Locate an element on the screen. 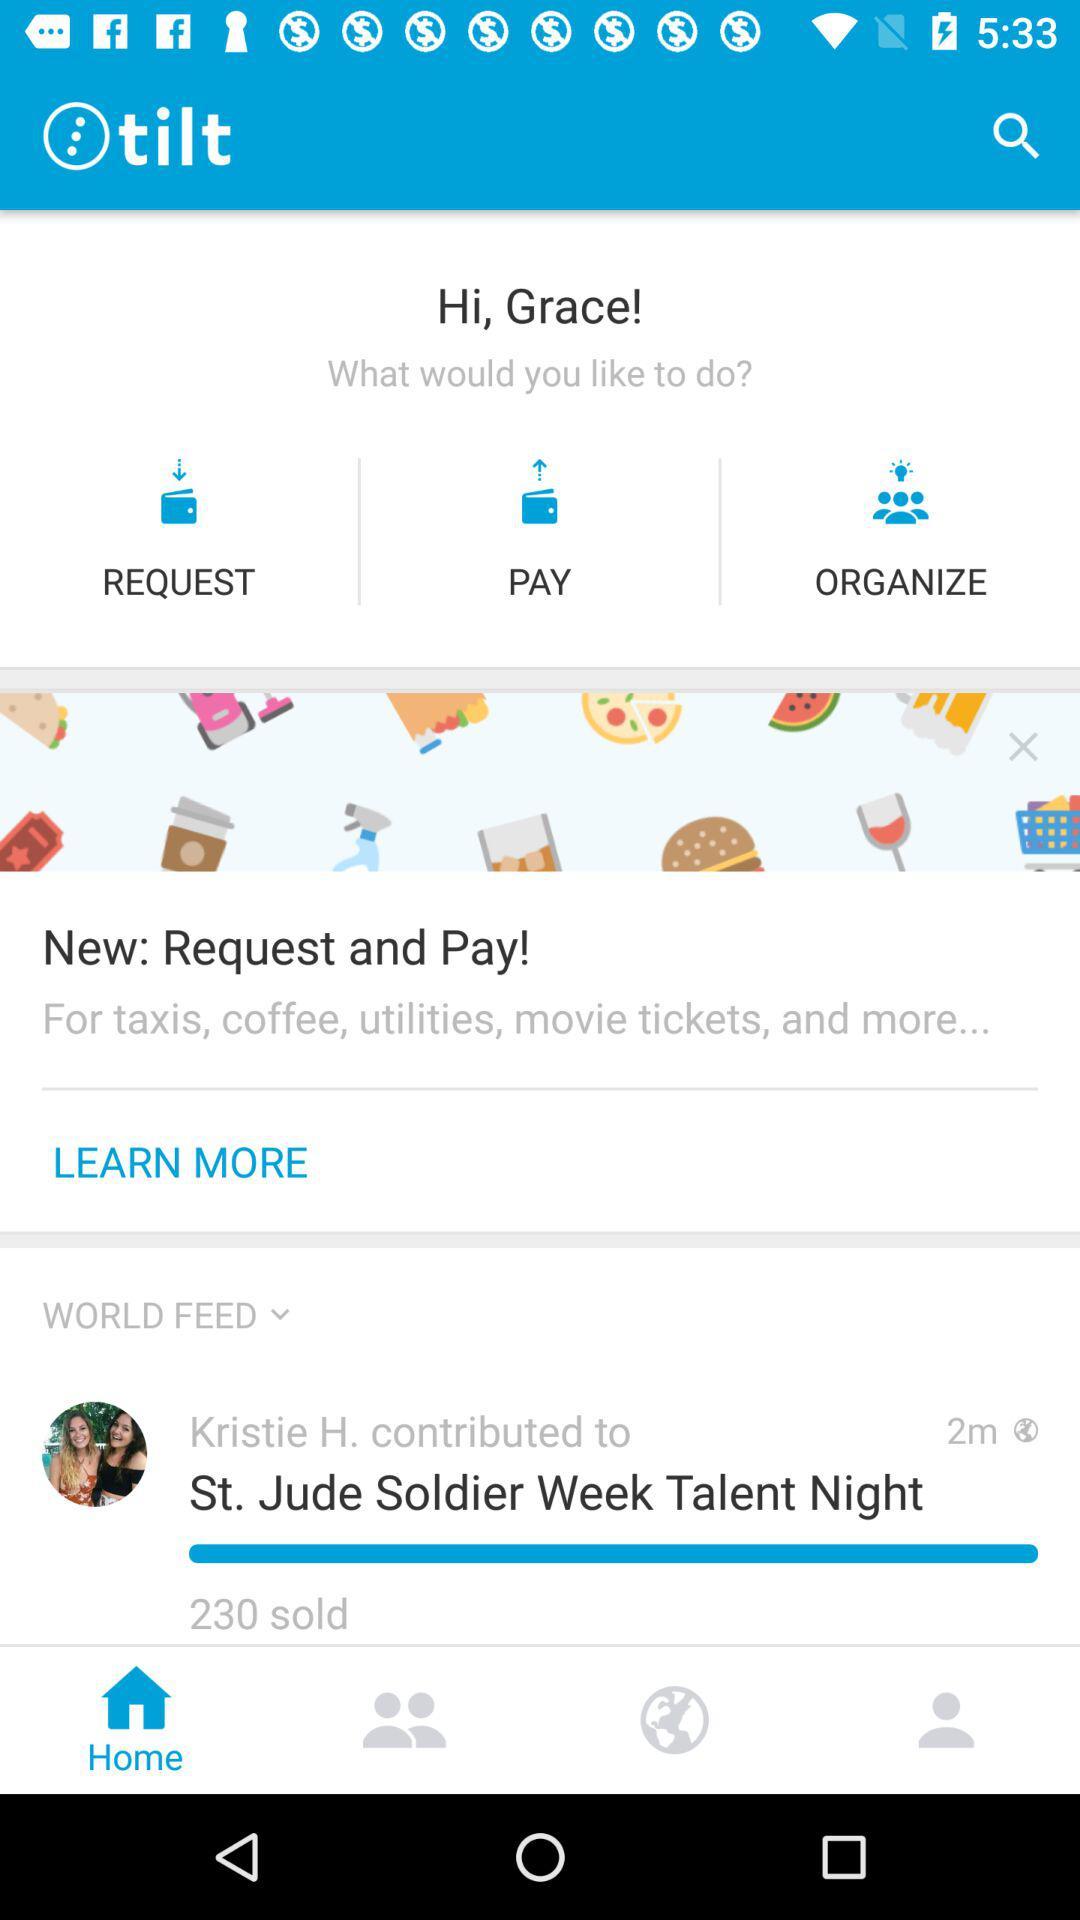 This screenshot has height=1920, width=1080. the item below world feed is located at coordinates (94, 1454).